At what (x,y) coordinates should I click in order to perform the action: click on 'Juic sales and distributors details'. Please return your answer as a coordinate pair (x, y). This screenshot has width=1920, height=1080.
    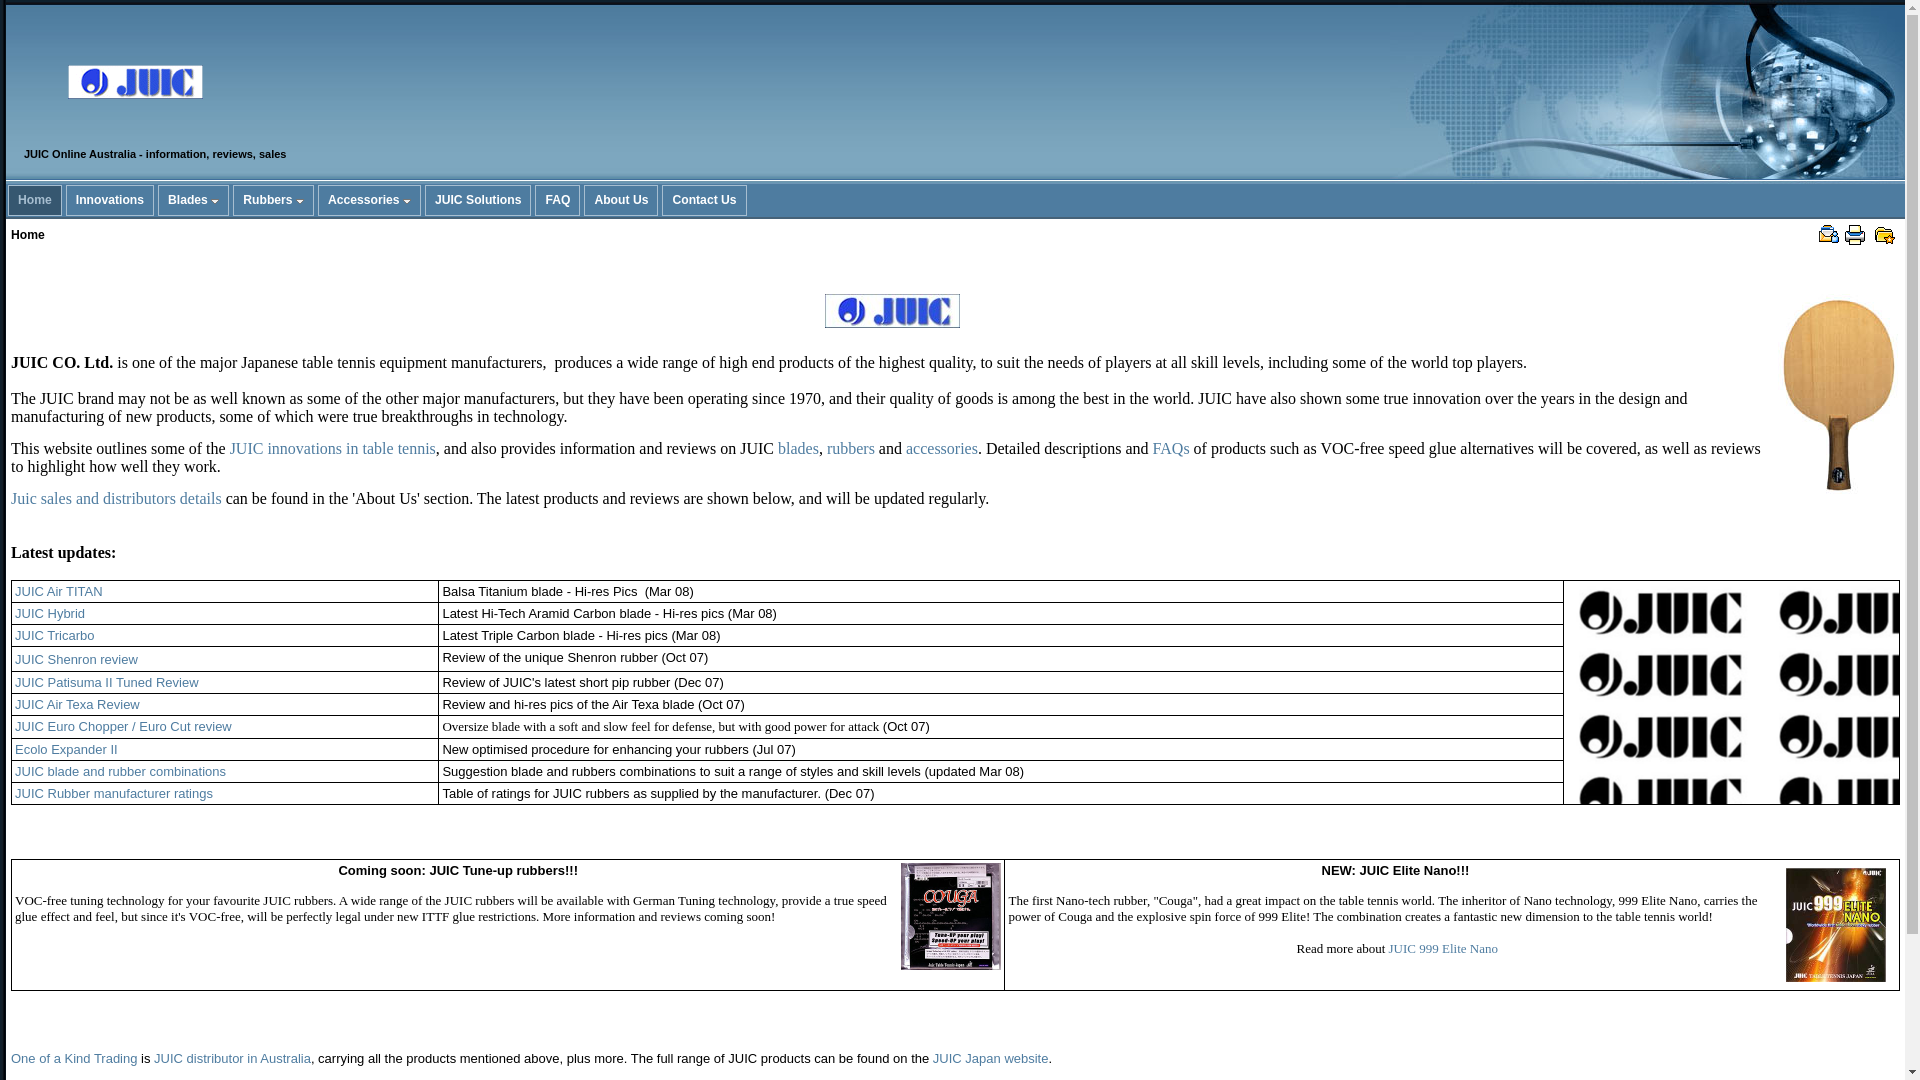
    Looking at the image, I should click on (10, 497).